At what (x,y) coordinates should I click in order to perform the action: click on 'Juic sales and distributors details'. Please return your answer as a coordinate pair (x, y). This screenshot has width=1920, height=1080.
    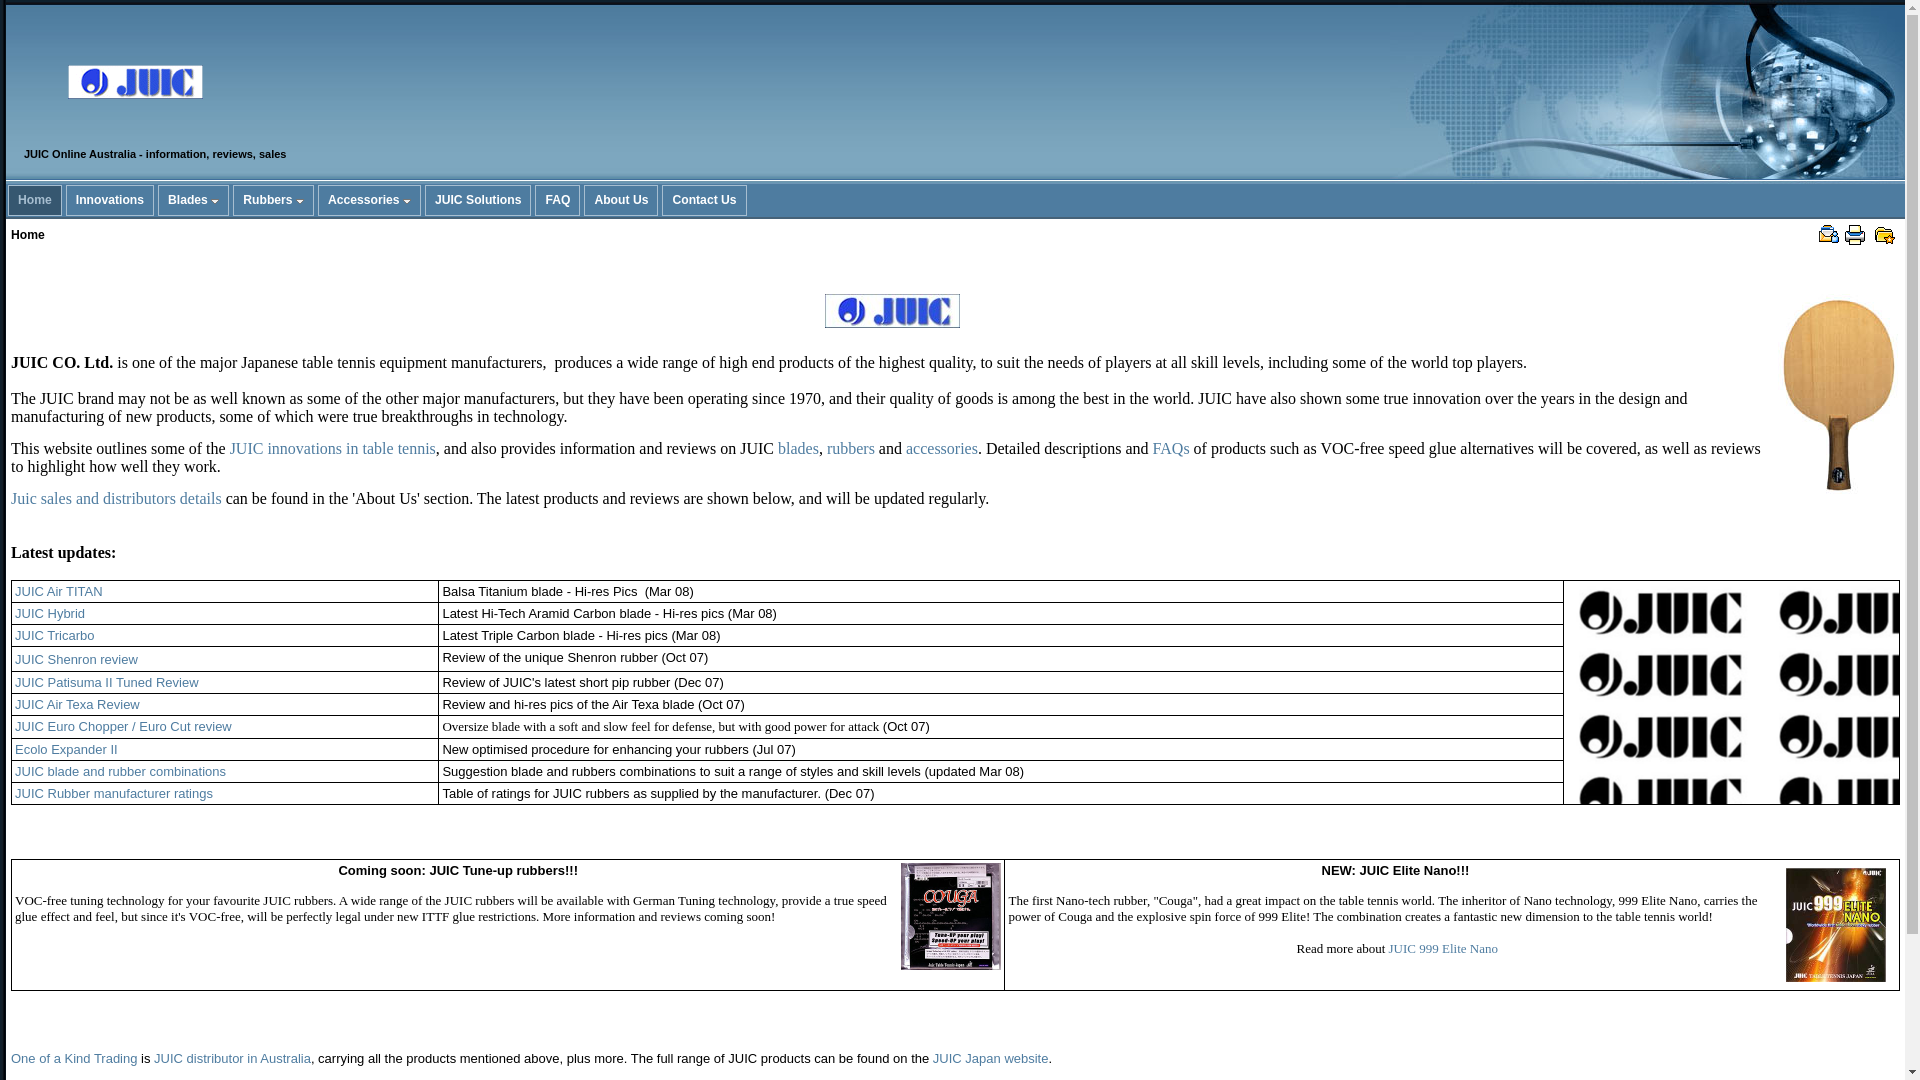
    Looking at the image, I should click on (10, 497).